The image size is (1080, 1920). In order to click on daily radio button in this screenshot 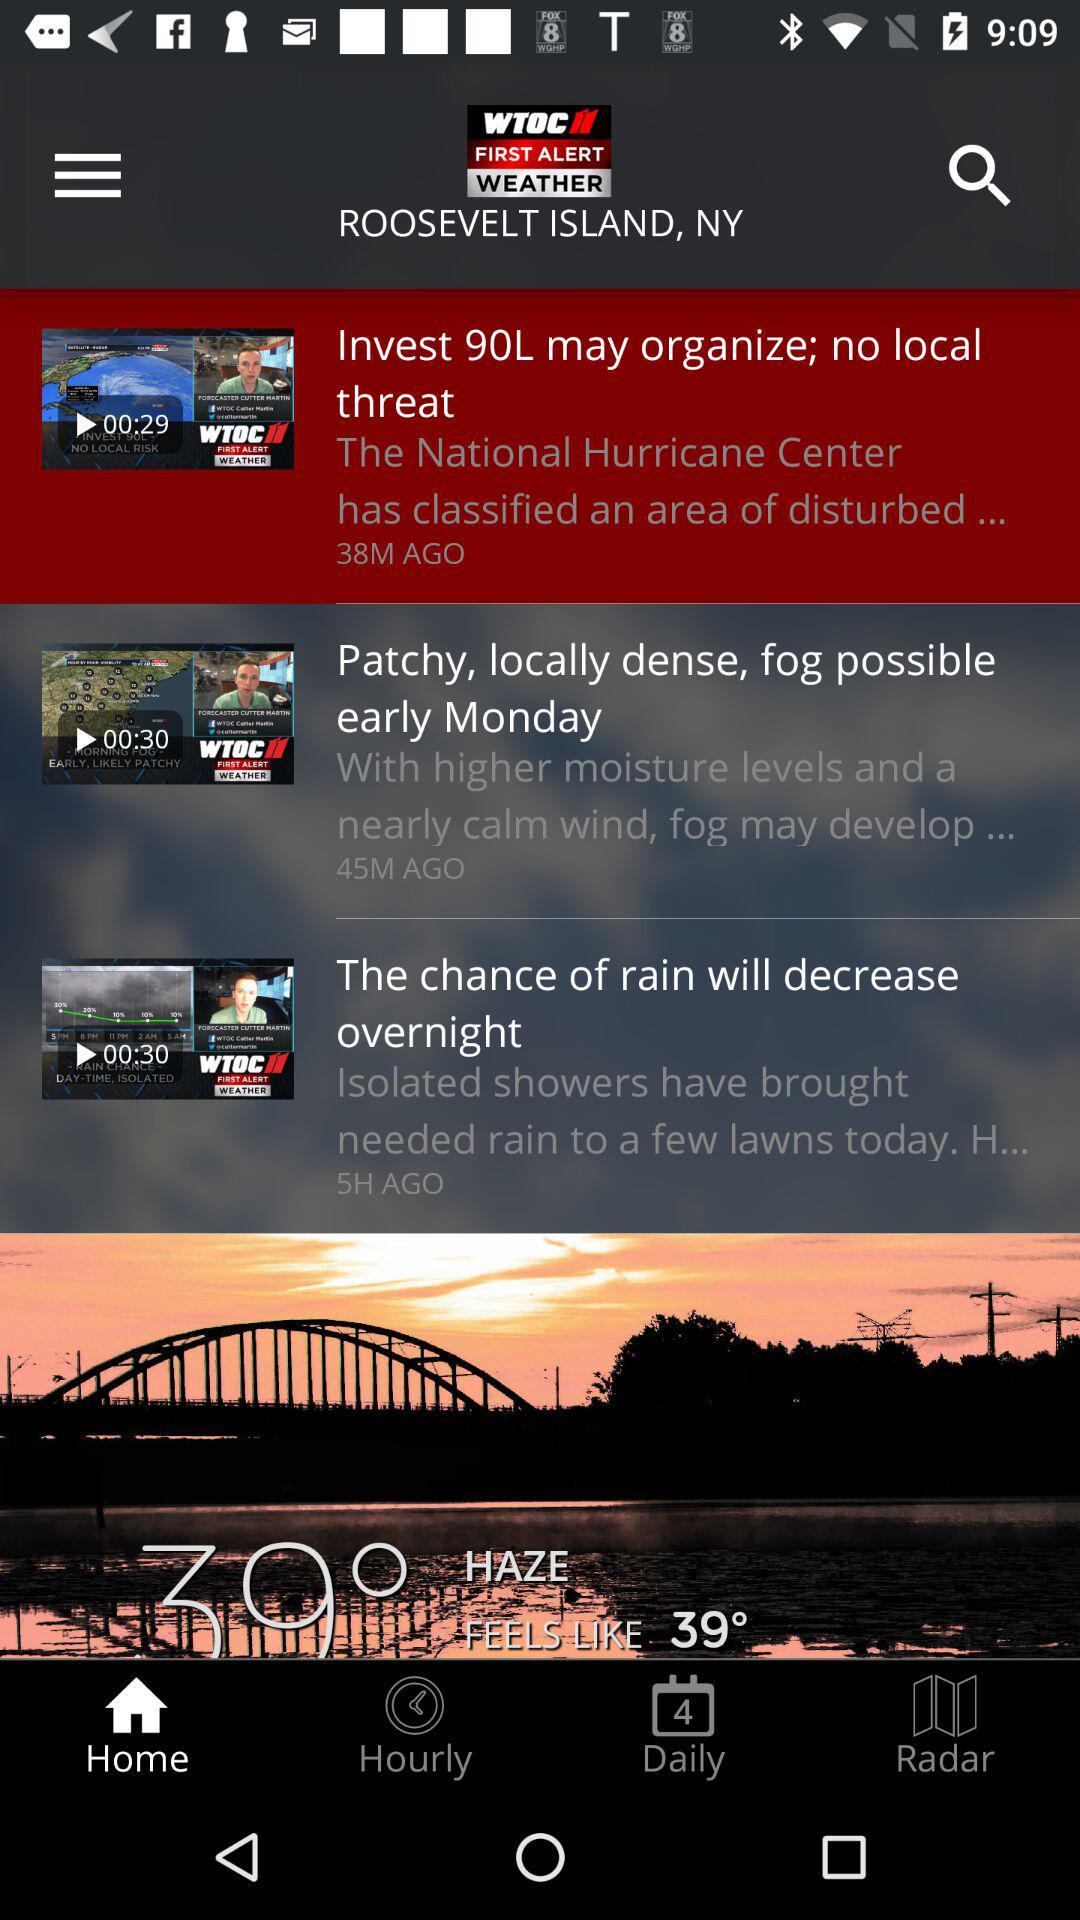, I will do `click(682, 1726)`.